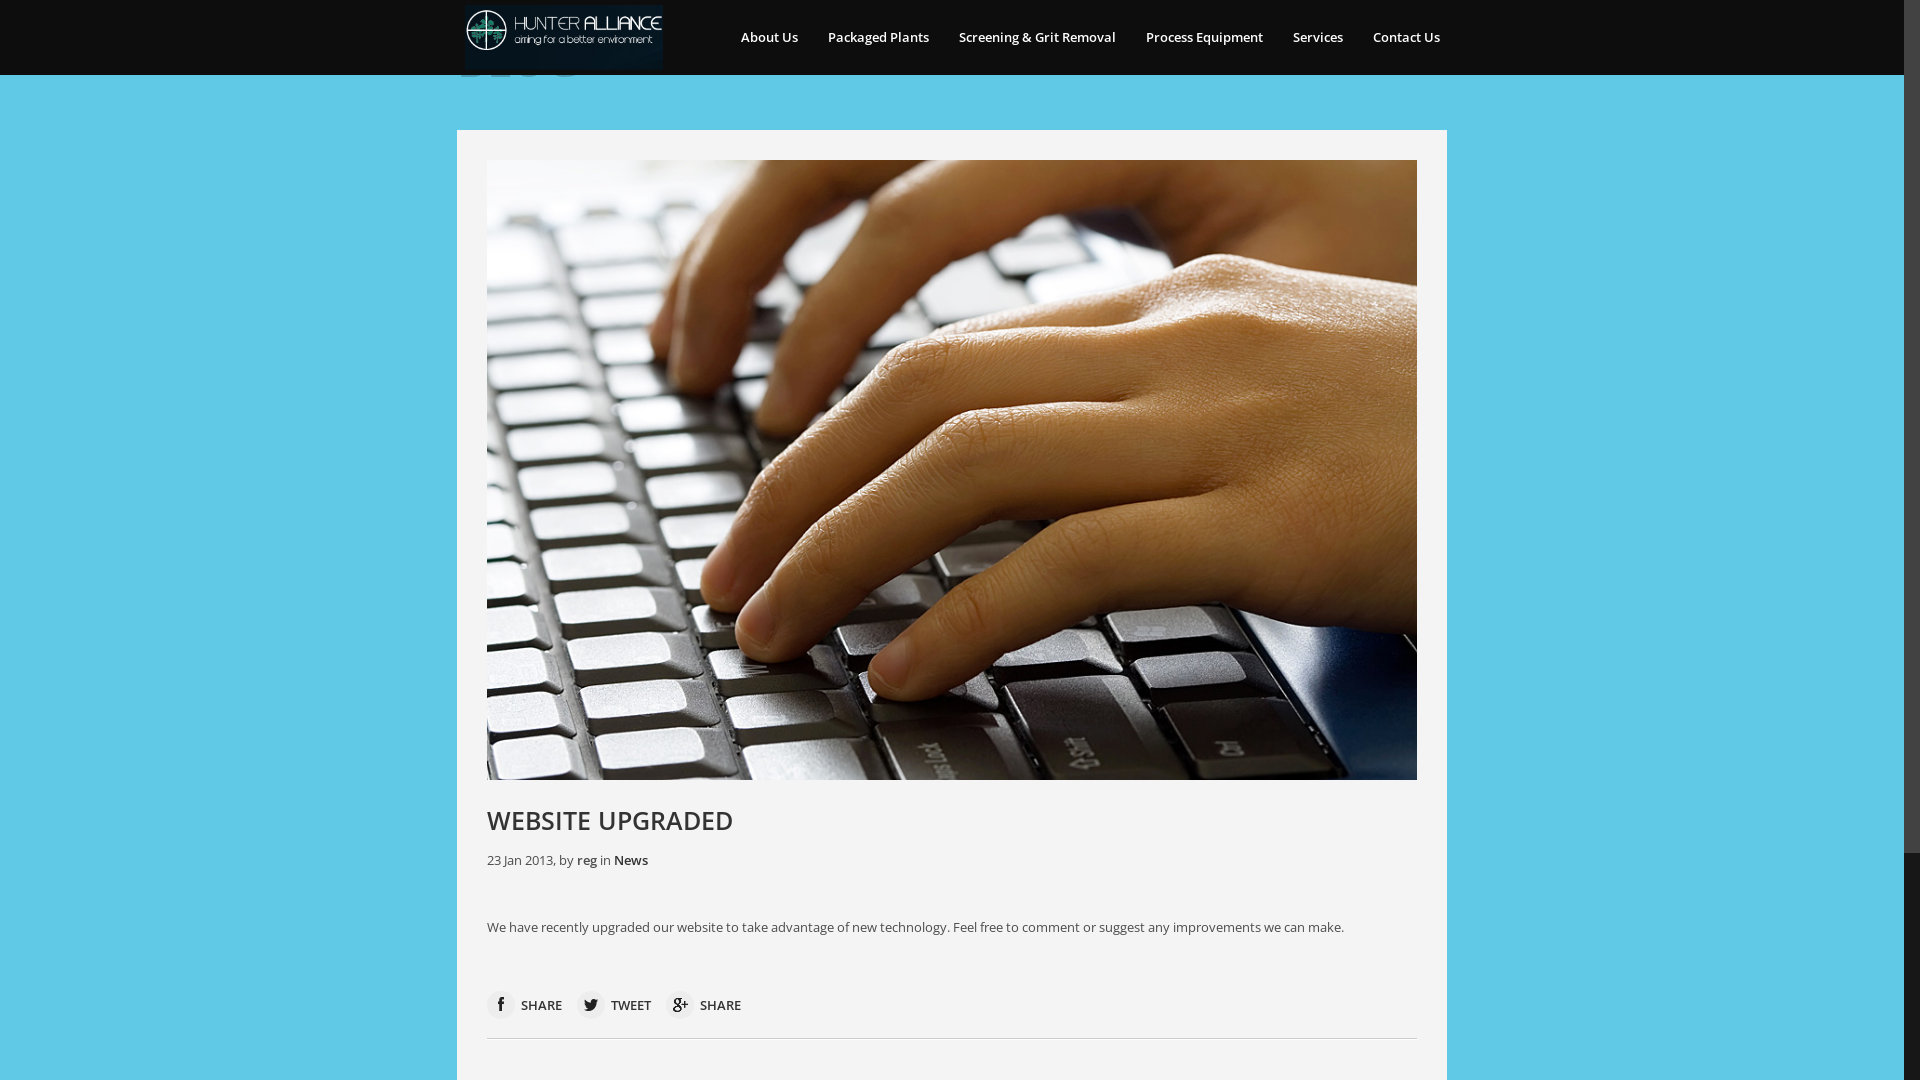  Describe the element at coordinates (703, 1005) in the screenshot. I see `'SHARE'` at that location.